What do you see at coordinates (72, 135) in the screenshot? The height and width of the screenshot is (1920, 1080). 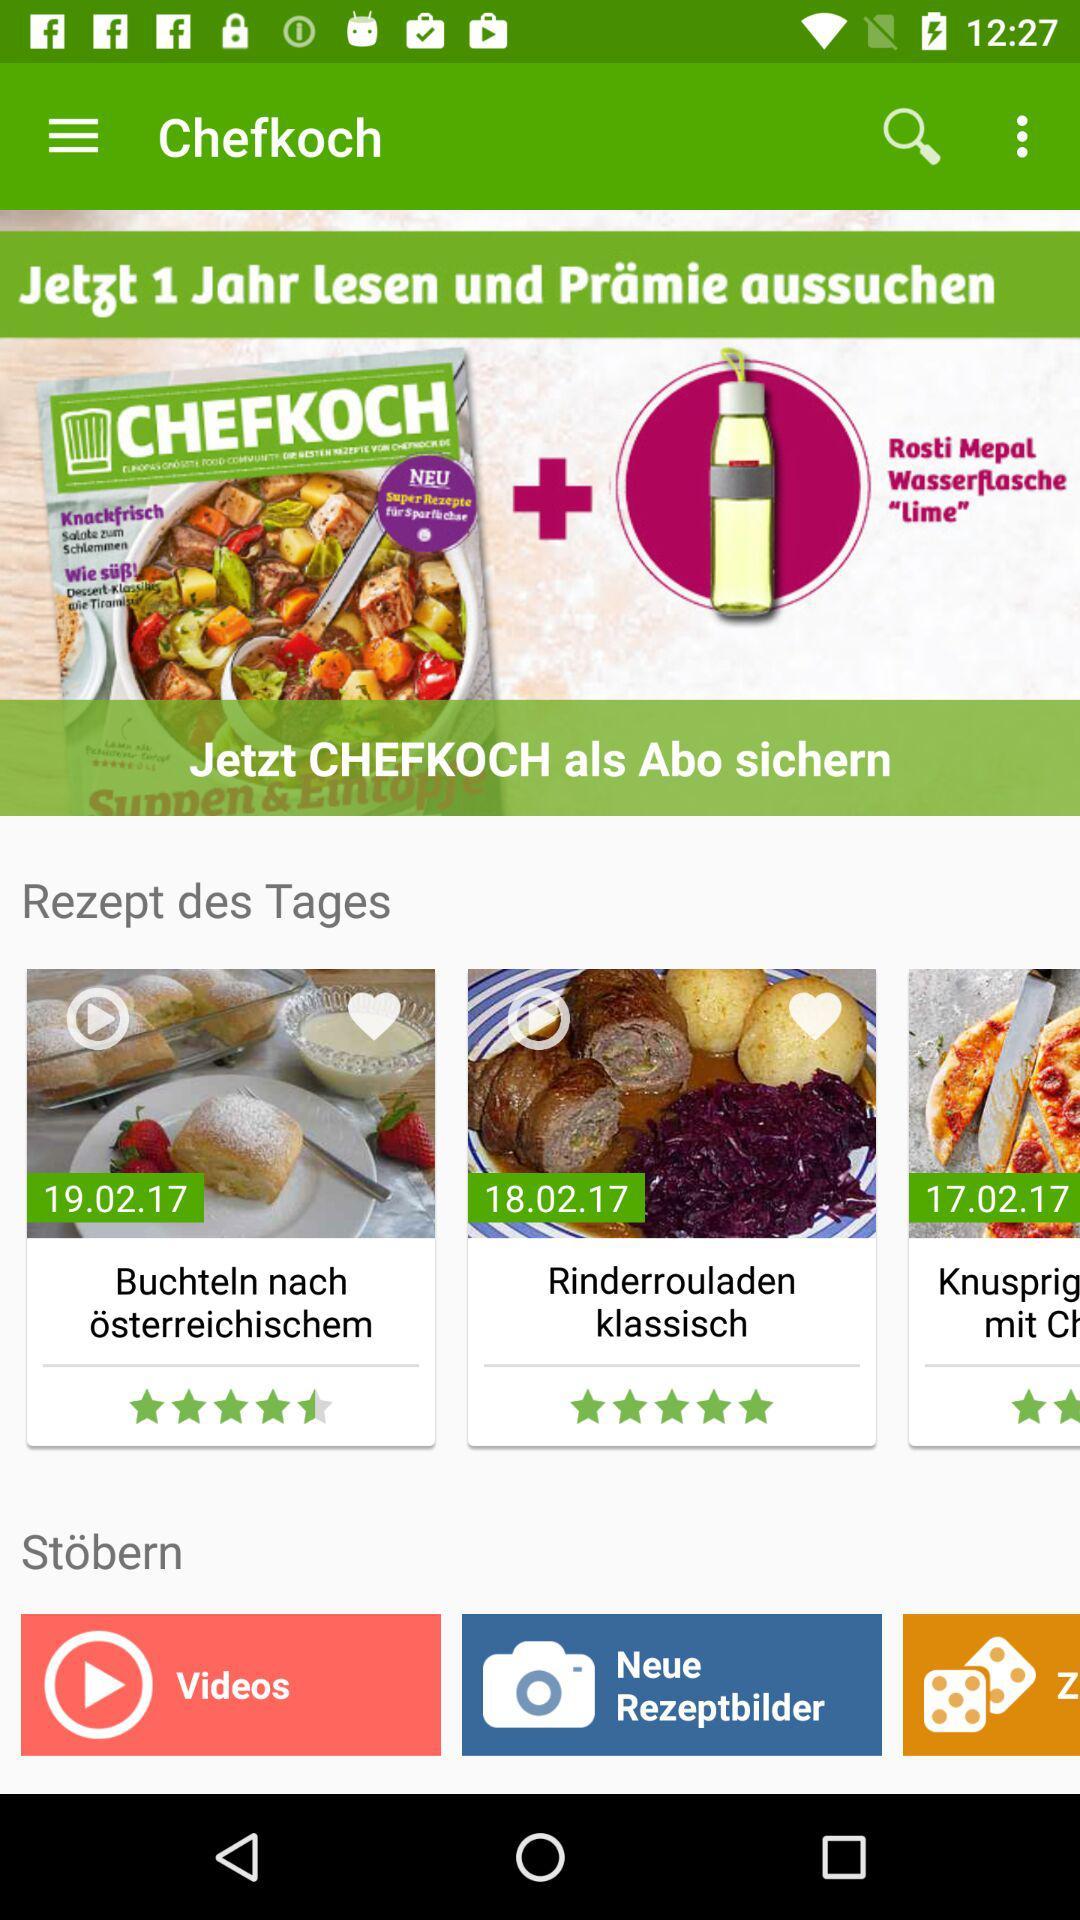 I see `icon to the left of chefkoch app` at bounding box center [72, 135].